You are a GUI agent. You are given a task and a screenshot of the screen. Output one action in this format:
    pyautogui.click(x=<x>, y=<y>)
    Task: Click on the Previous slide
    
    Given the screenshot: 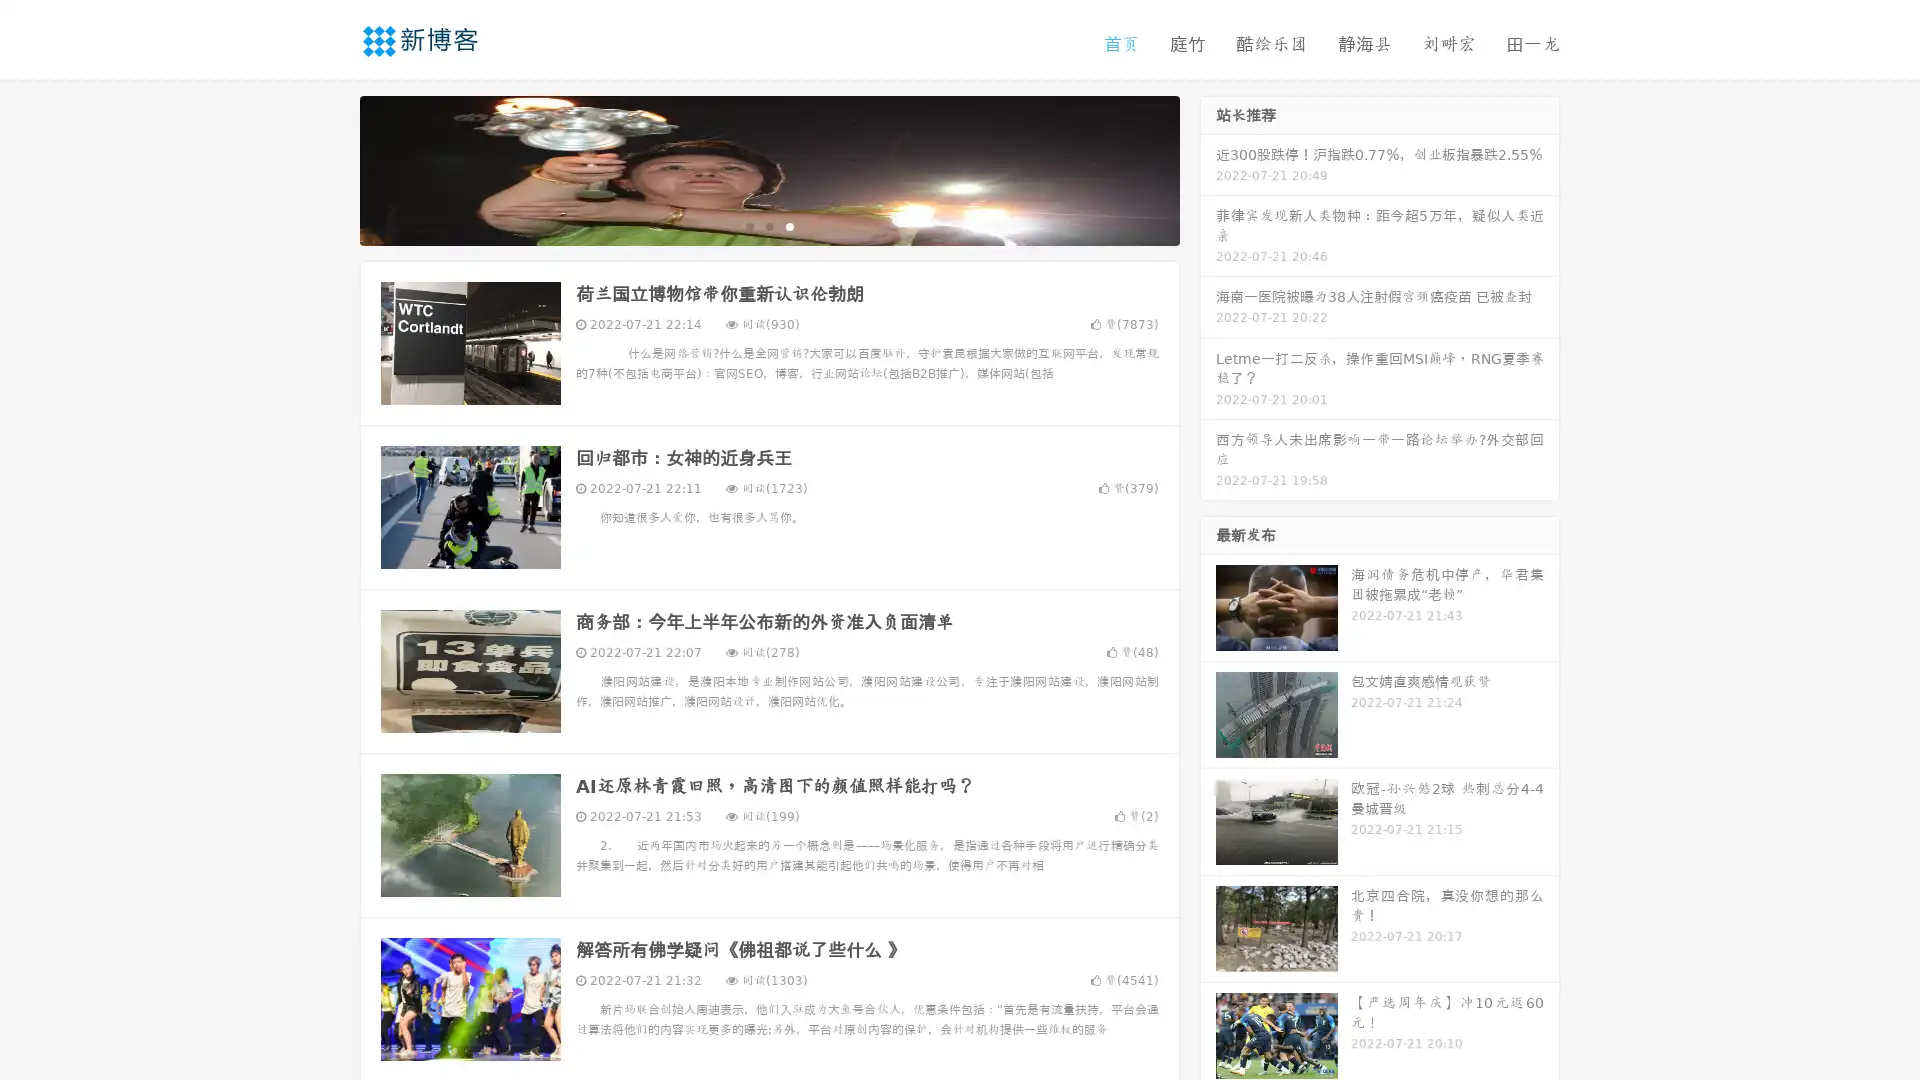 What is the action you would take?
    pyautogui.click(x=330, y=168)
    